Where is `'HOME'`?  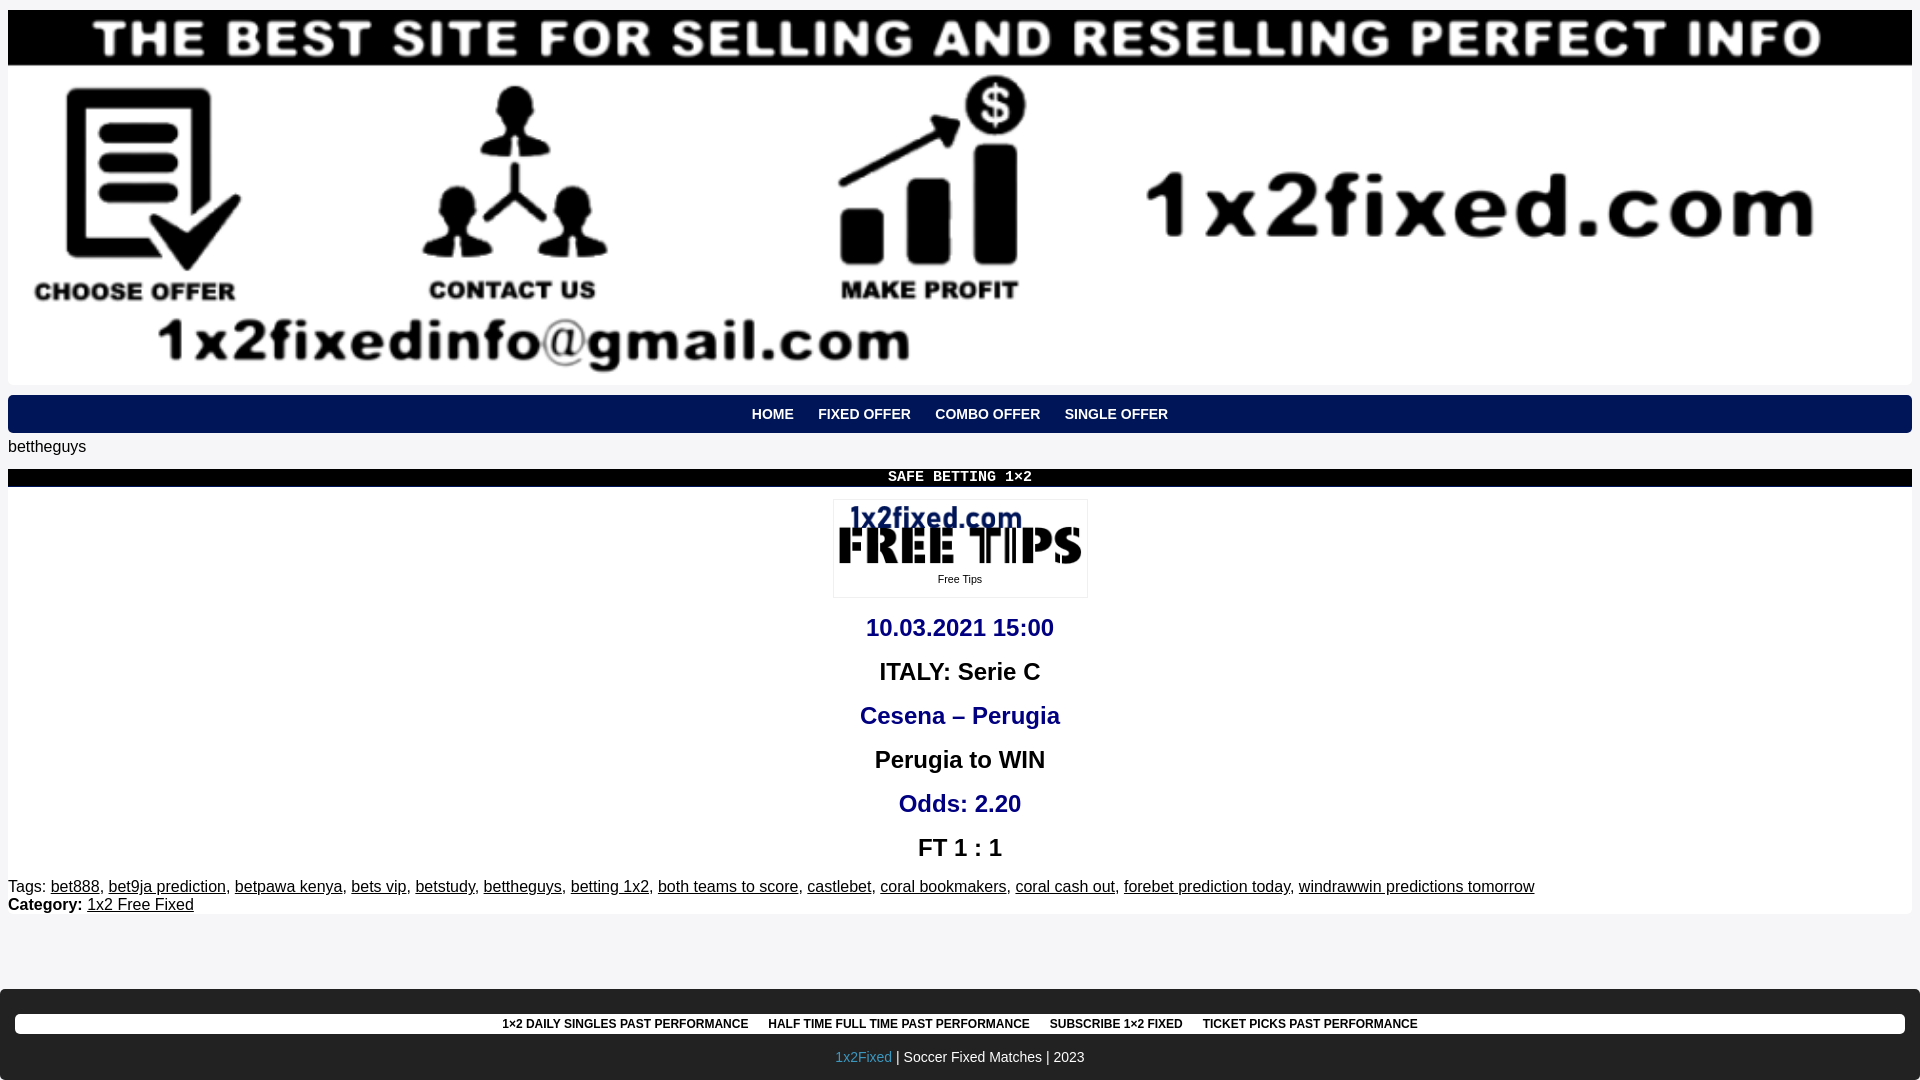
'HOME' is located at coordinates (771, 412).